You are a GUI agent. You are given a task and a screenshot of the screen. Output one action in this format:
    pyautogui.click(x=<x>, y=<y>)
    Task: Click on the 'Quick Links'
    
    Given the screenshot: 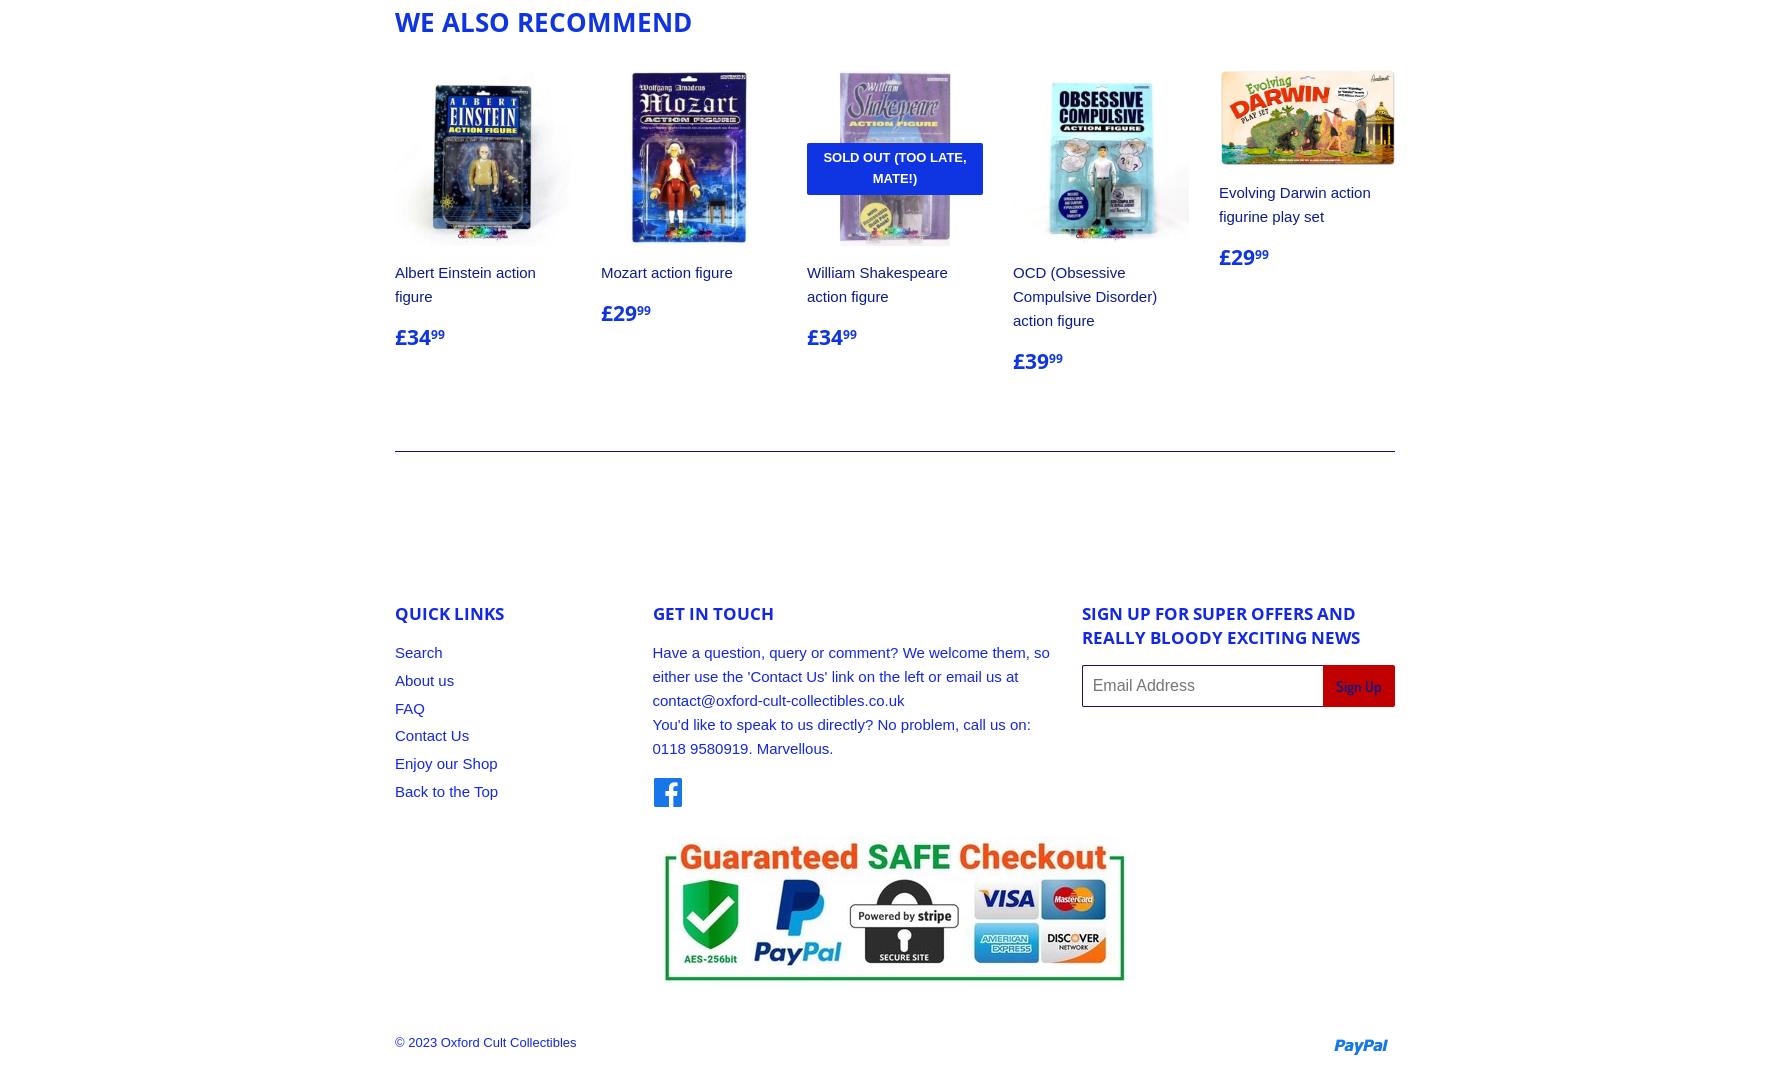 What is the action you would take?
    pyautogui.click(x=395, y=613)
    